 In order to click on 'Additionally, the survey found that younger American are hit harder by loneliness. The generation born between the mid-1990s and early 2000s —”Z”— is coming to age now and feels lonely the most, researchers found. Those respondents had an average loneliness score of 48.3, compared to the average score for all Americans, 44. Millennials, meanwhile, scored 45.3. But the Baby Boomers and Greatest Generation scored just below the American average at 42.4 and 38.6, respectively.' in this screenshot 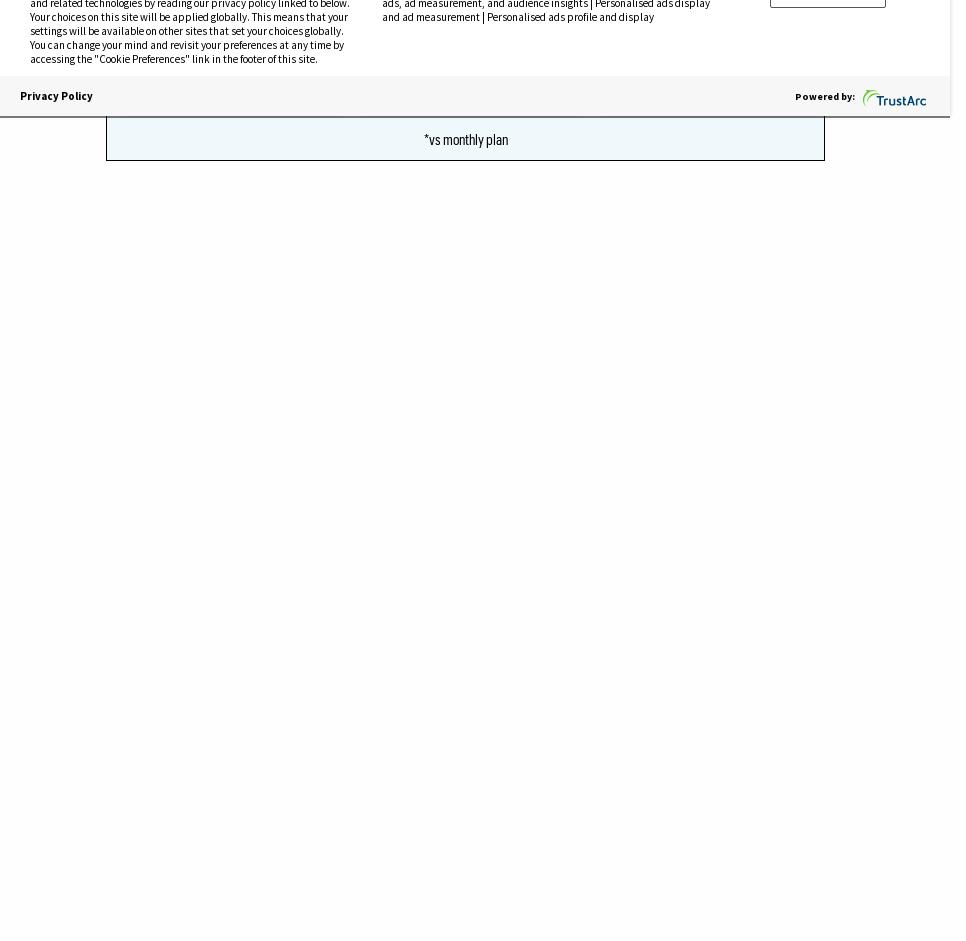, I will do `click(474, 674)`.